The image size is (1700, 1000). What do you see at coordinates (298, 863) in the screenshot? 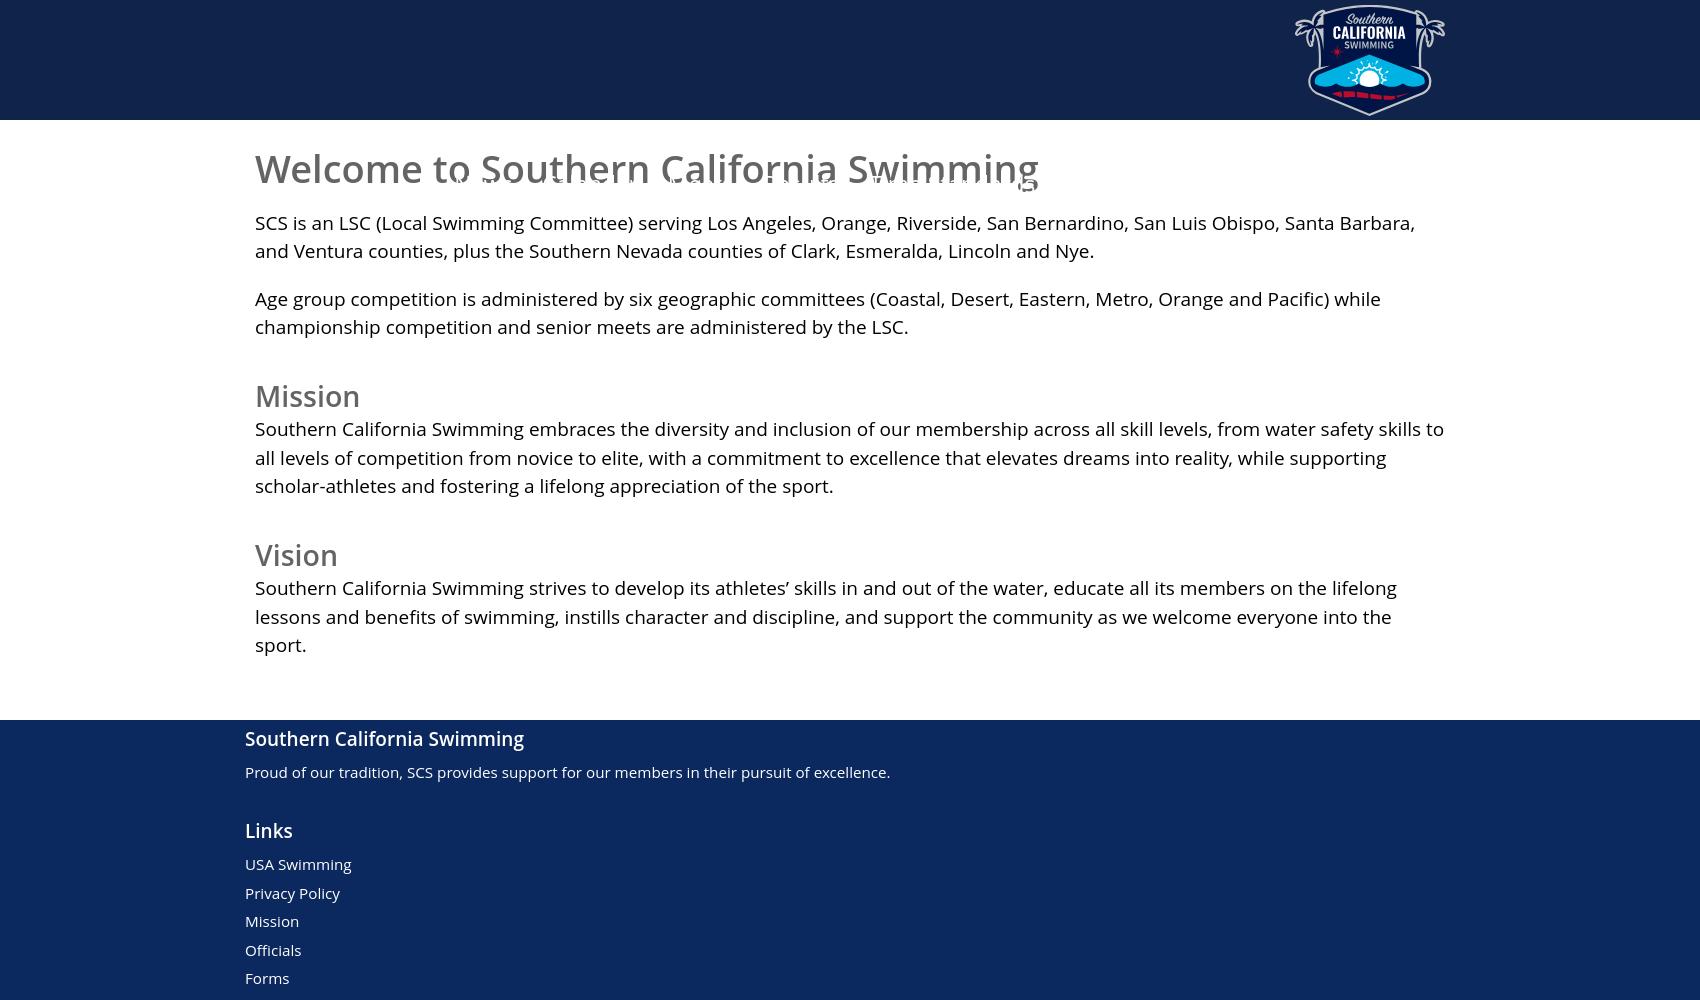
I see `'USA Swimming'` at bounding box center [298, 863].